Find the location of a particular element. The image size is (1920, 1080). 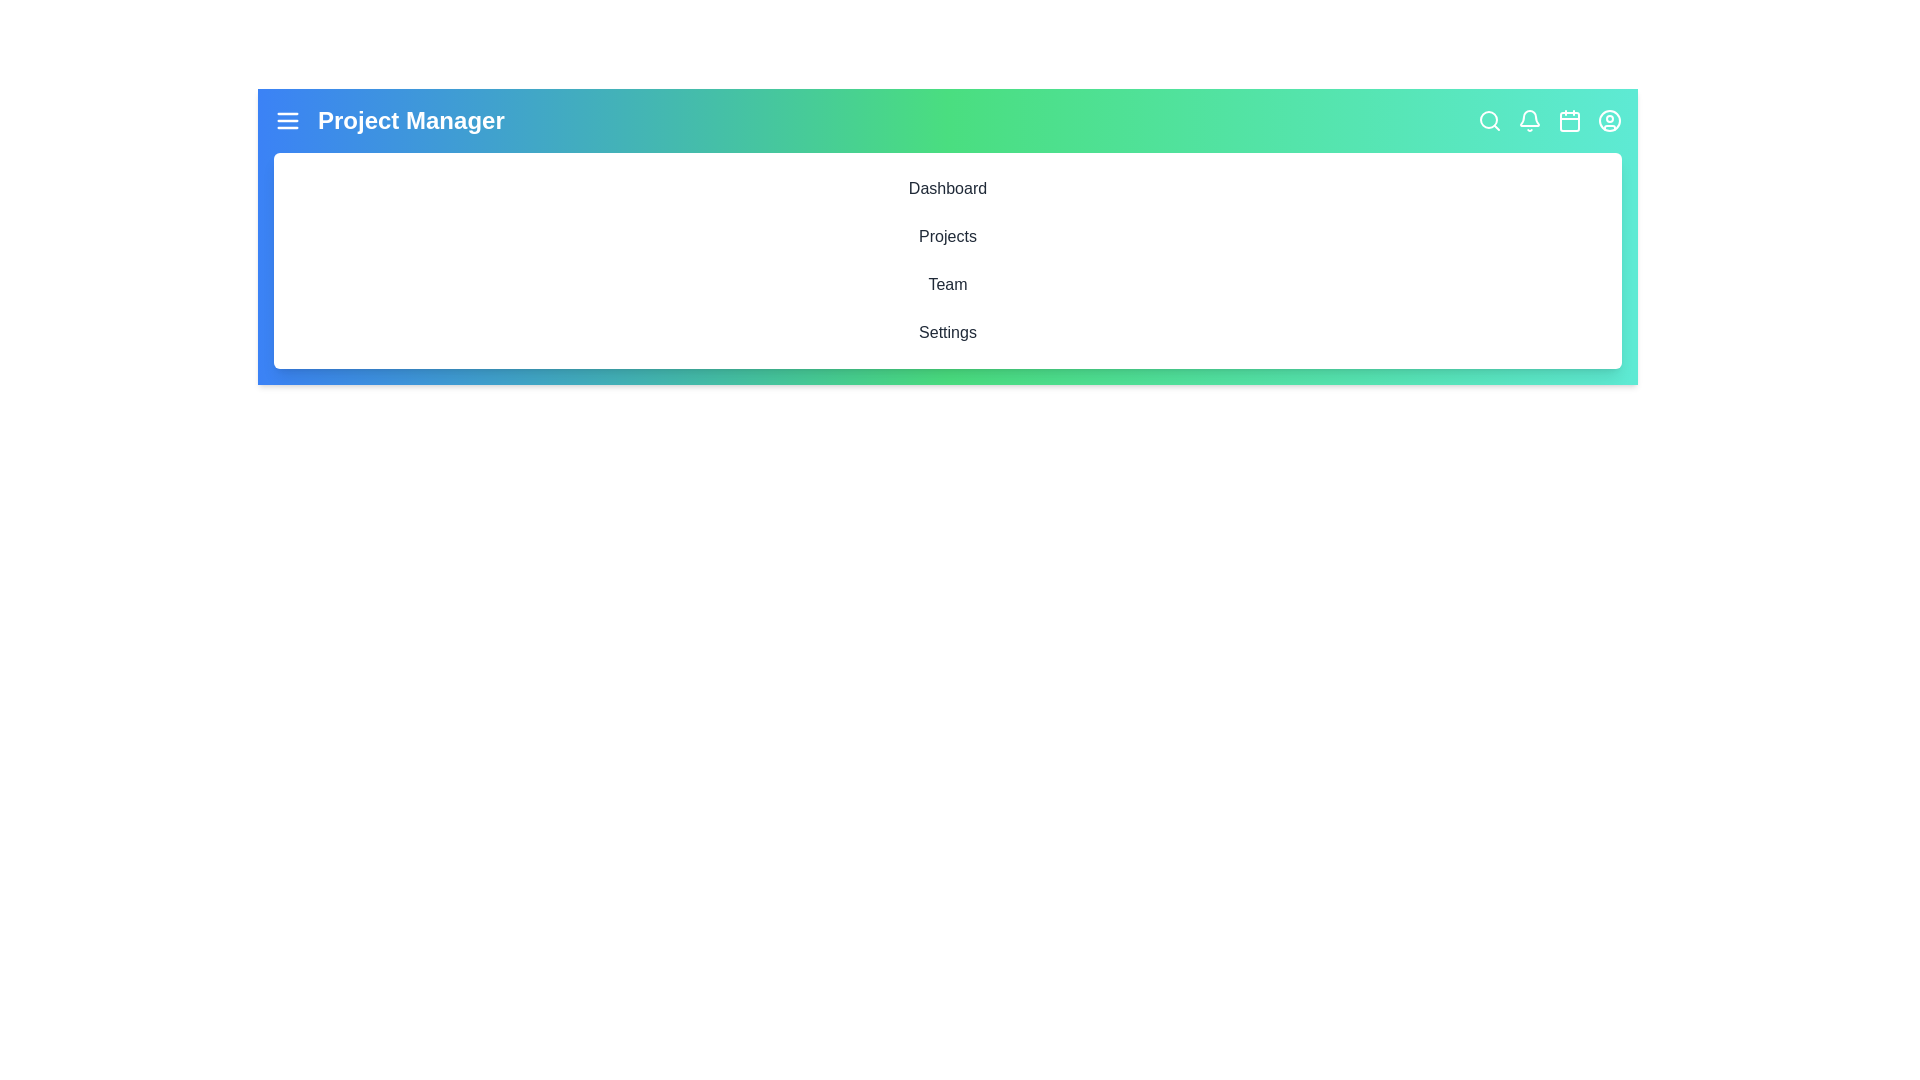

the interactive element Bell to inspect its hover effect is located at coordinates (1529, 120).